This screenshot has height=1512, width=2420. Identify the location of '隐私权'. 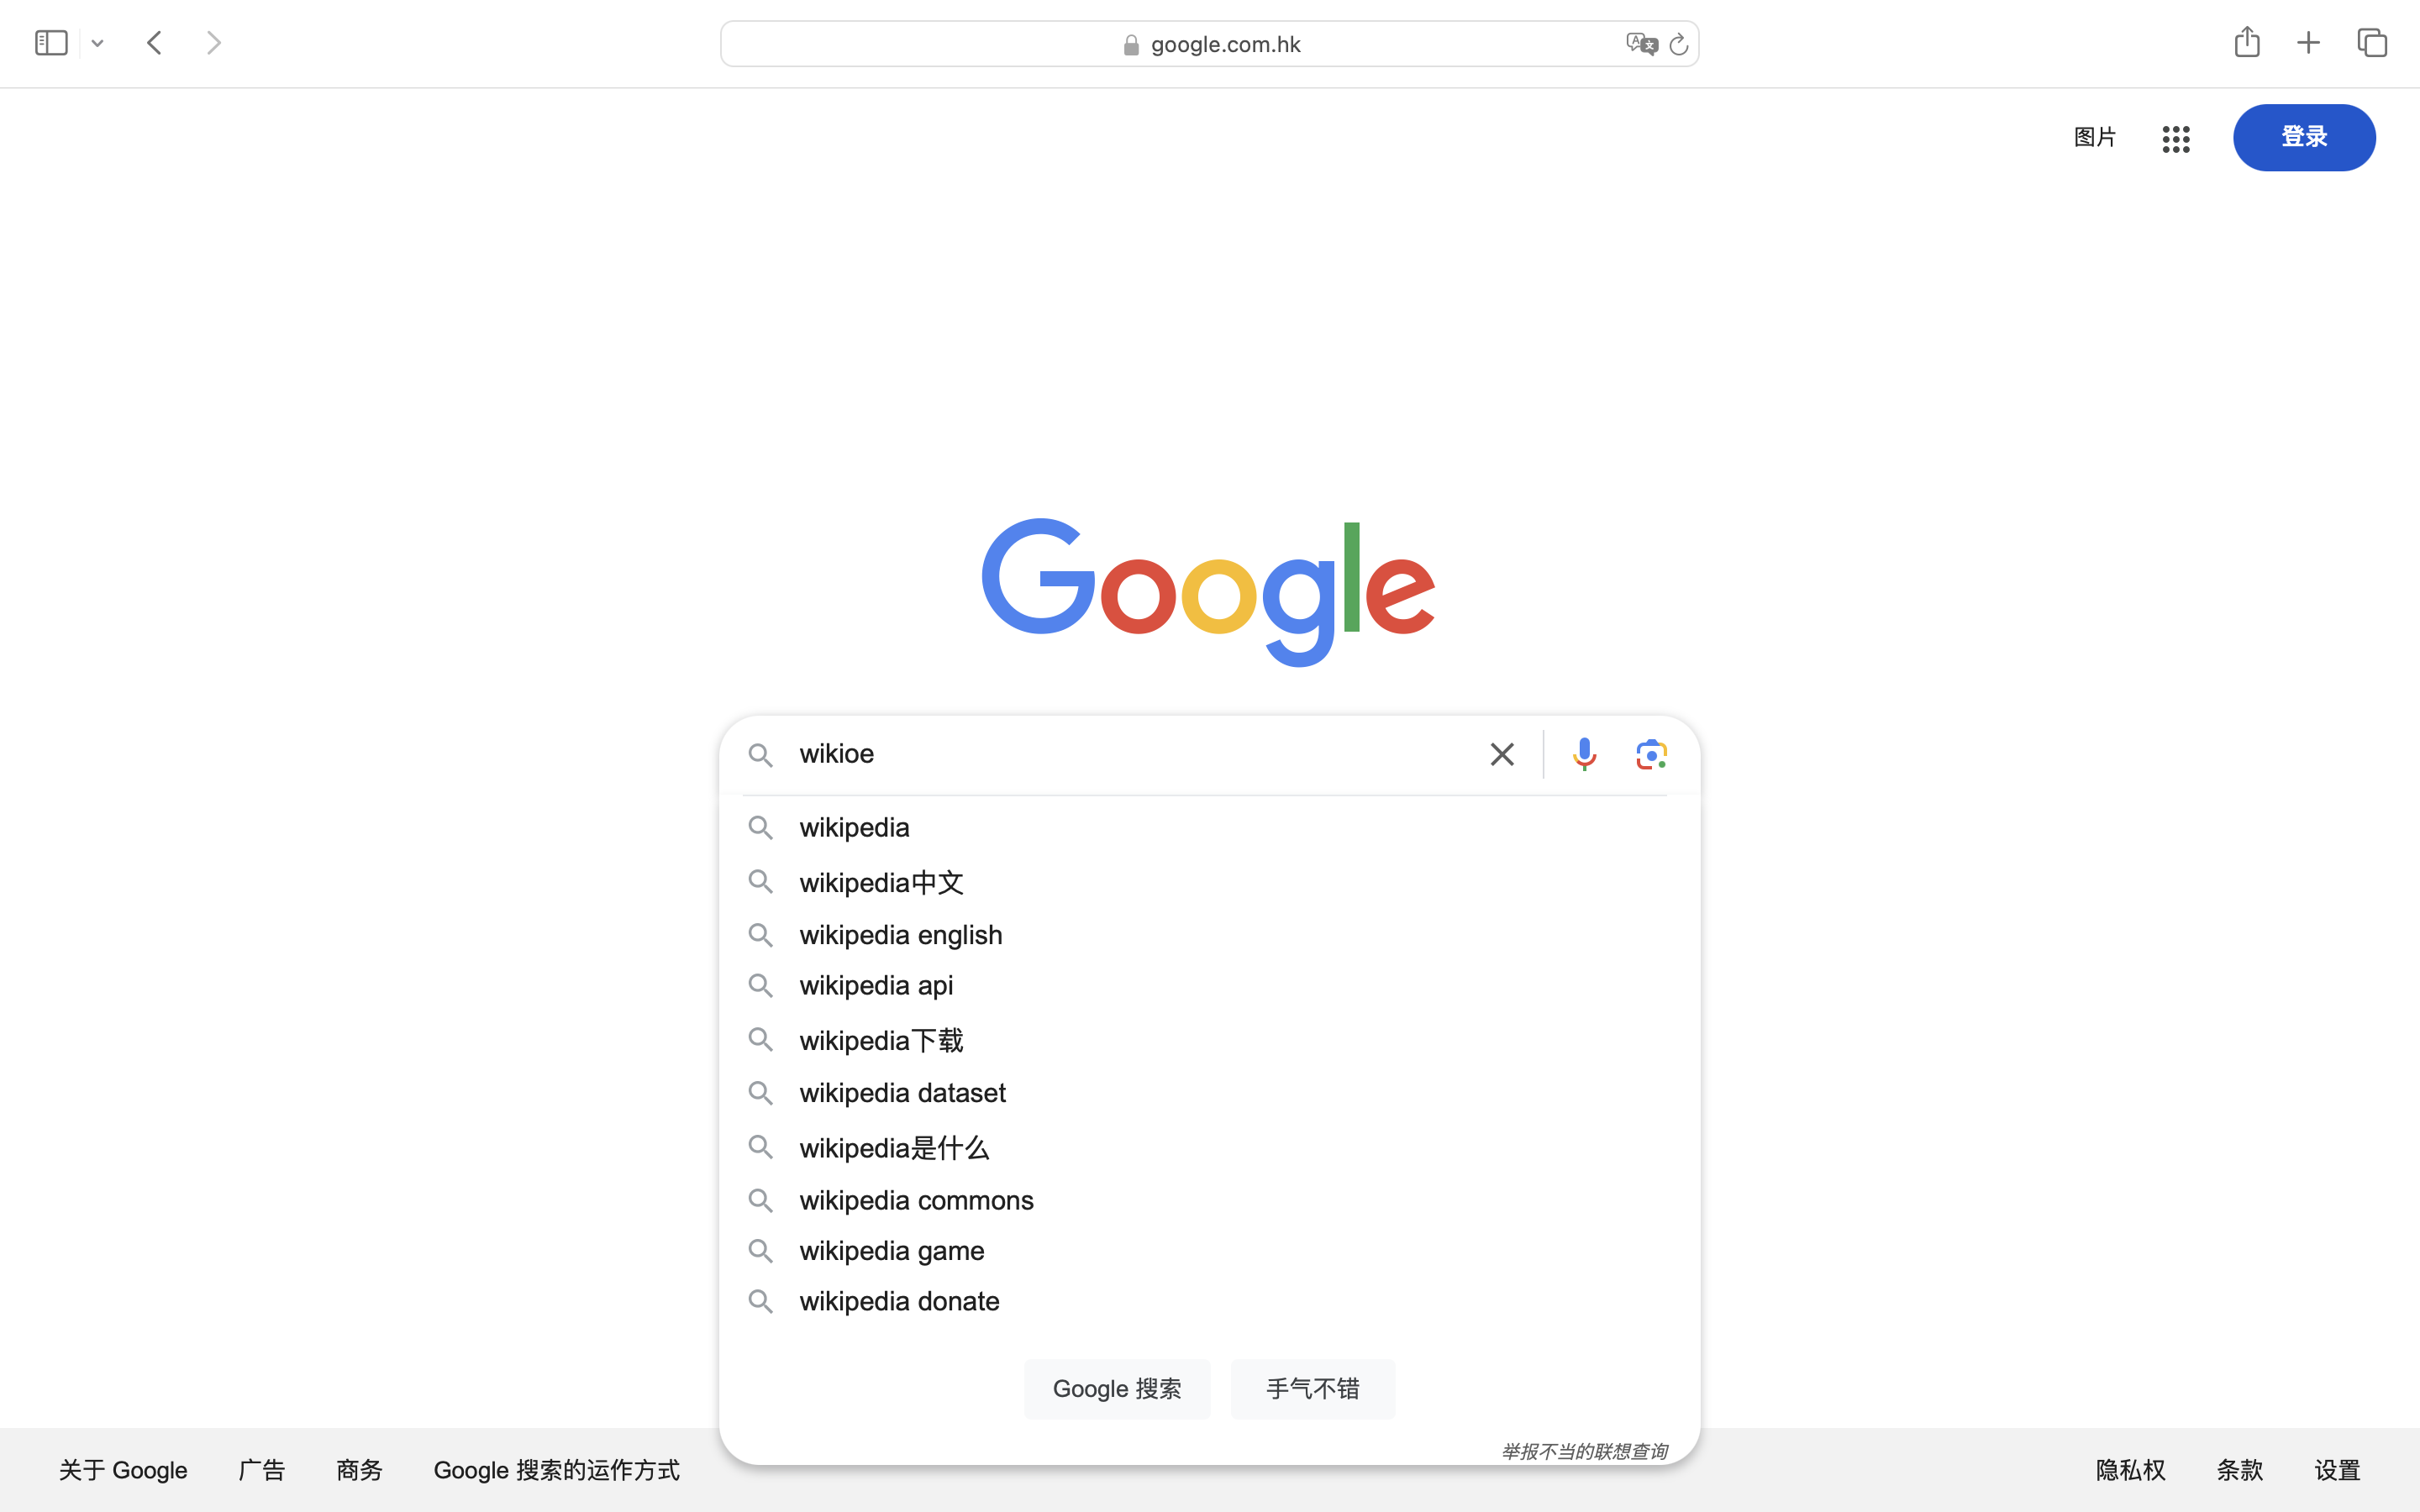
(2130, 1468).